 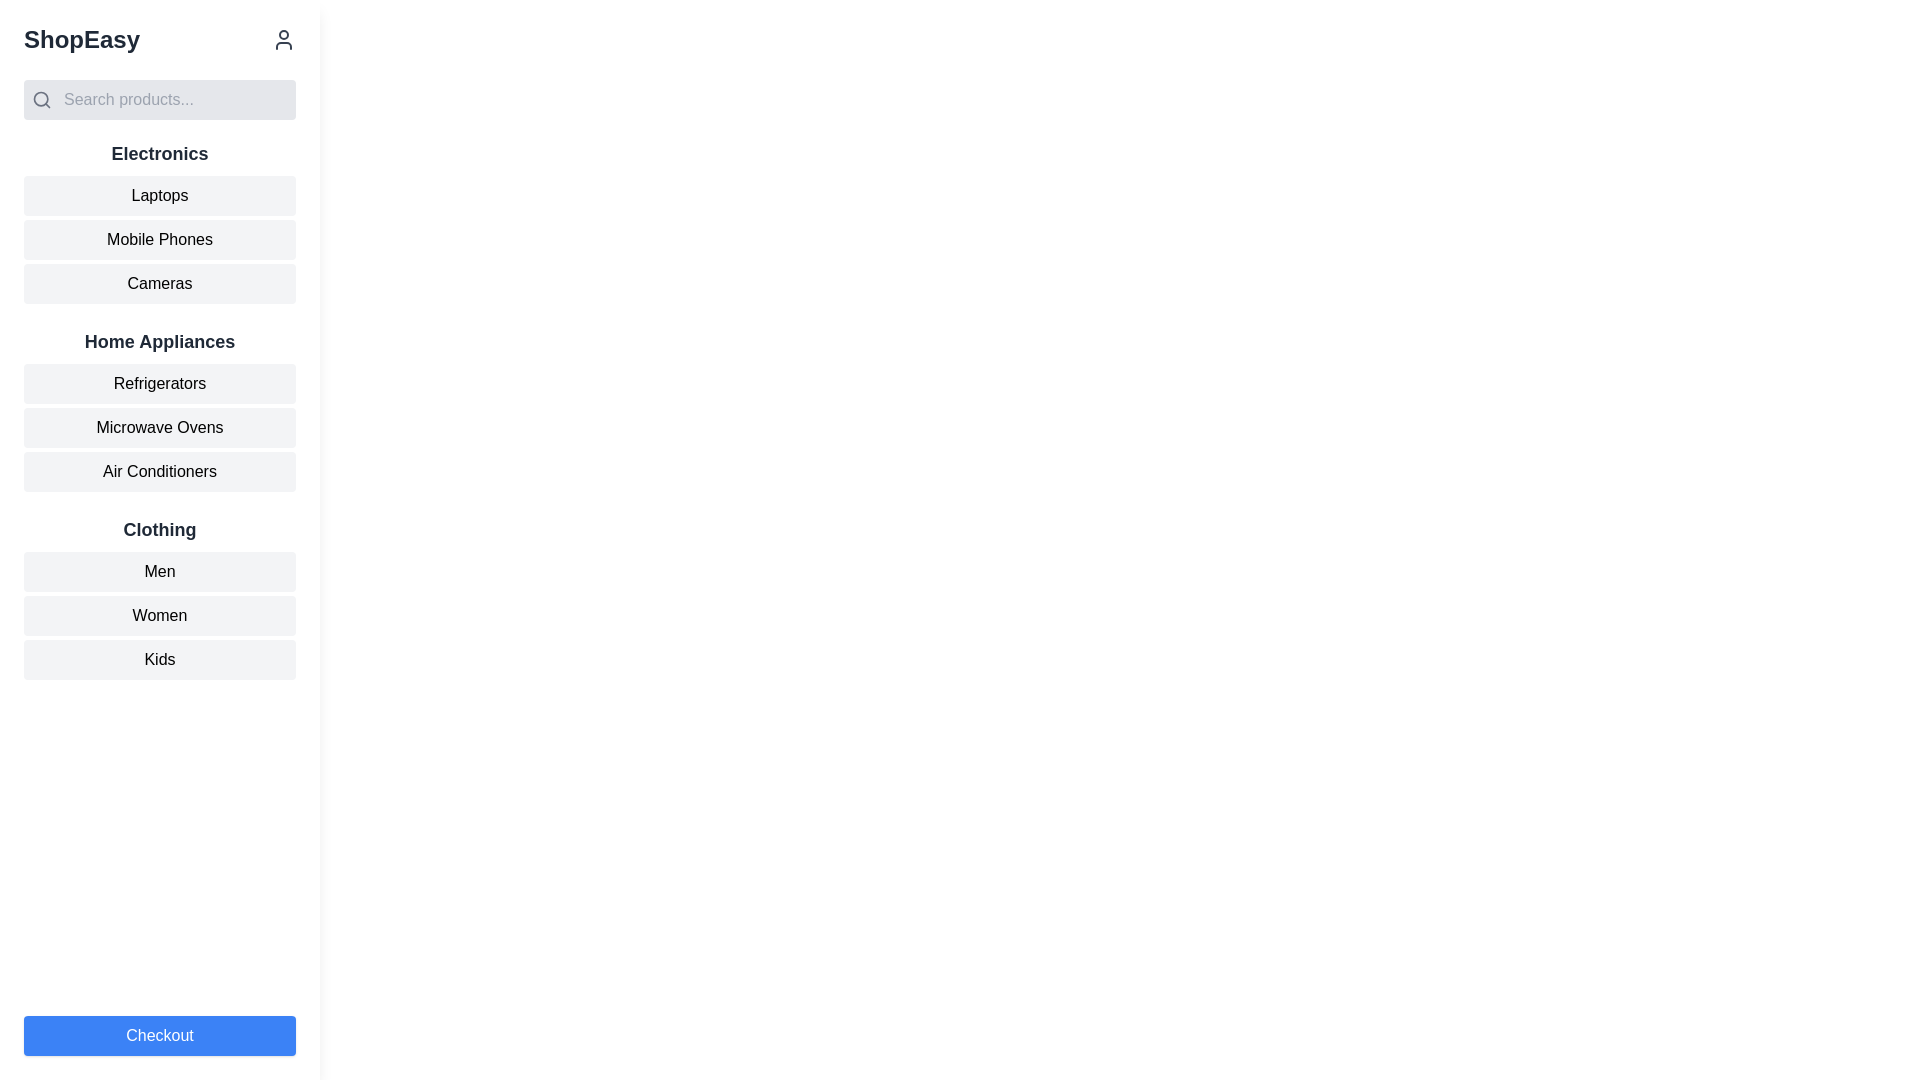 What do you see at coordinates (158, 1035) in the screenshot?
I see `the button with a blue background and white text located at the bottom of the vertically stacked menu layout for accessibility navigation` at bounding box center [158, 1035].